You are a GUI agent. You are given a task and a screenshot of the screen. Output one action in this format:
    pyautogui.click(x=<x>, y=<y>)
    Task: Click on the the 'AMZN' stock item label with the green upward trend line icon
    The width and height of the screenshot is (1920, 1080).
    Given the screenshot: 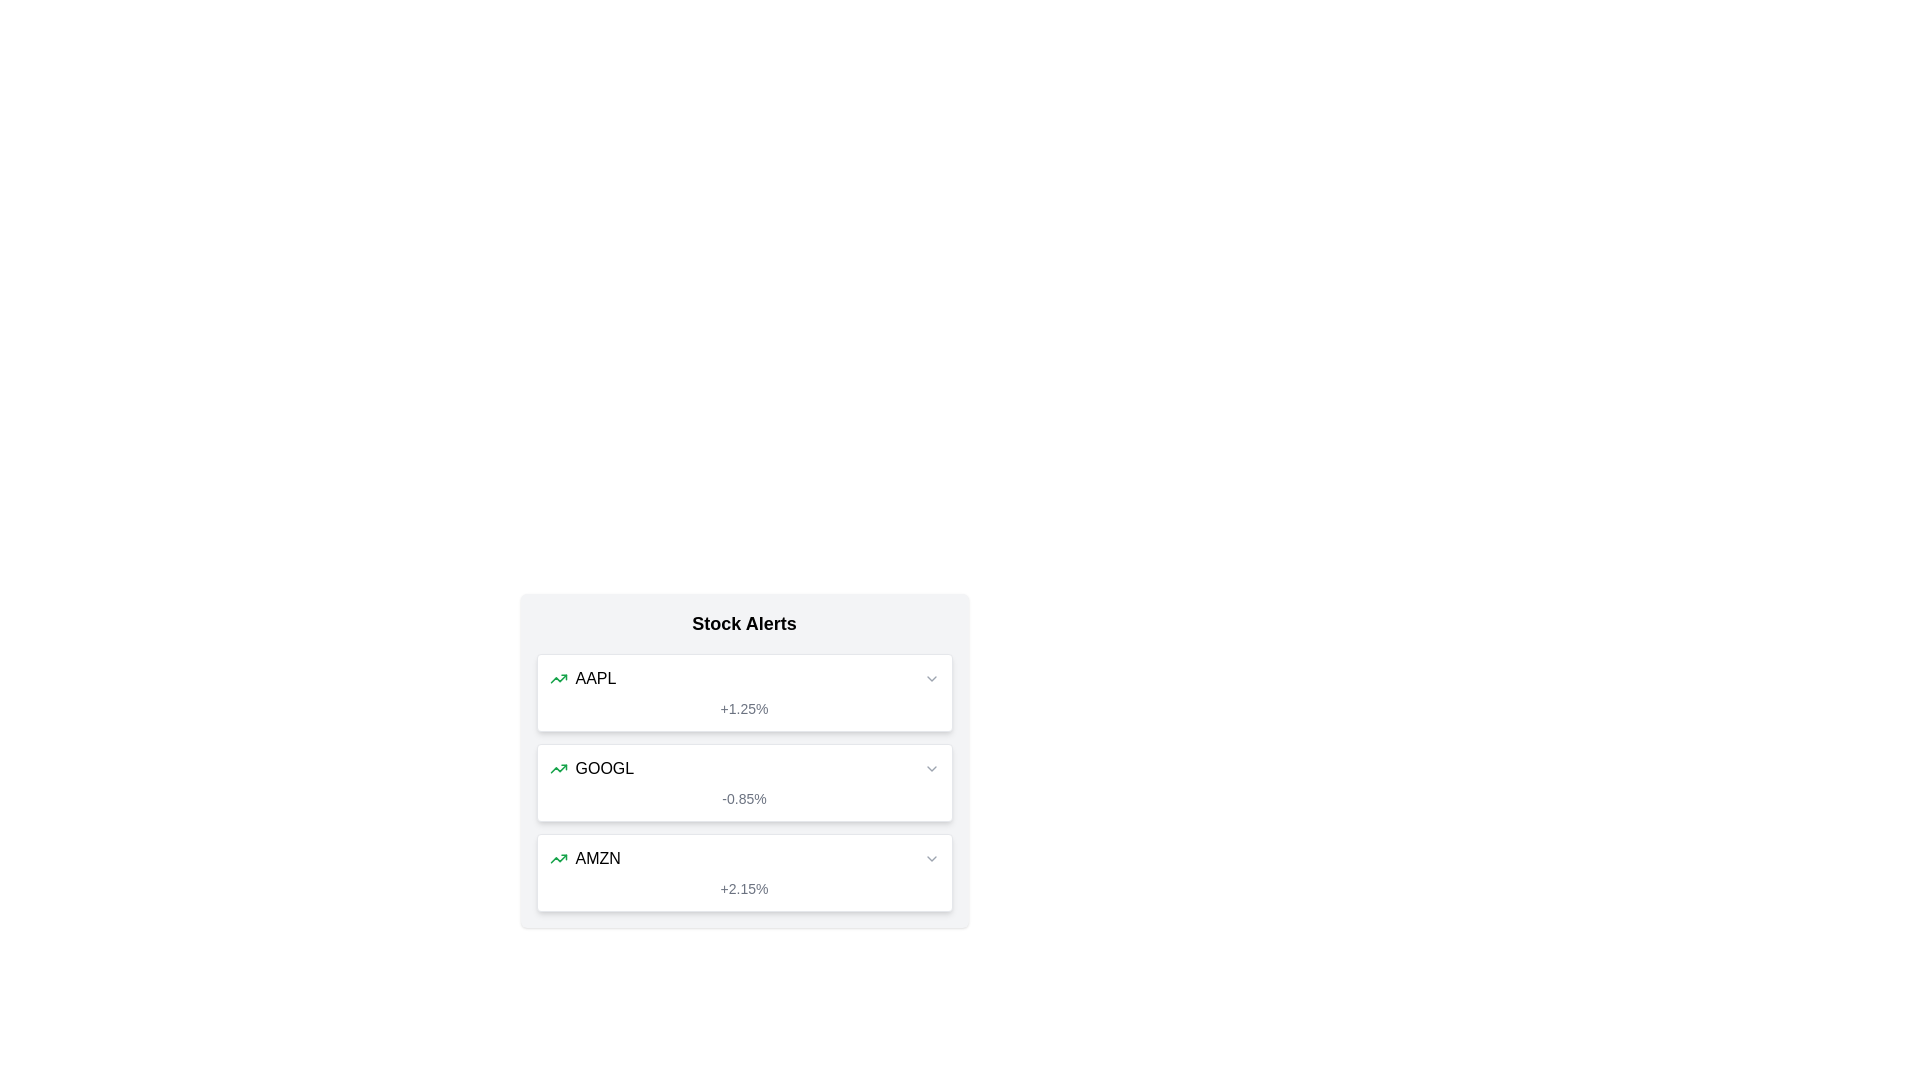 What is the action you would take?
    pyautogui.click(x=584, y=858)
    